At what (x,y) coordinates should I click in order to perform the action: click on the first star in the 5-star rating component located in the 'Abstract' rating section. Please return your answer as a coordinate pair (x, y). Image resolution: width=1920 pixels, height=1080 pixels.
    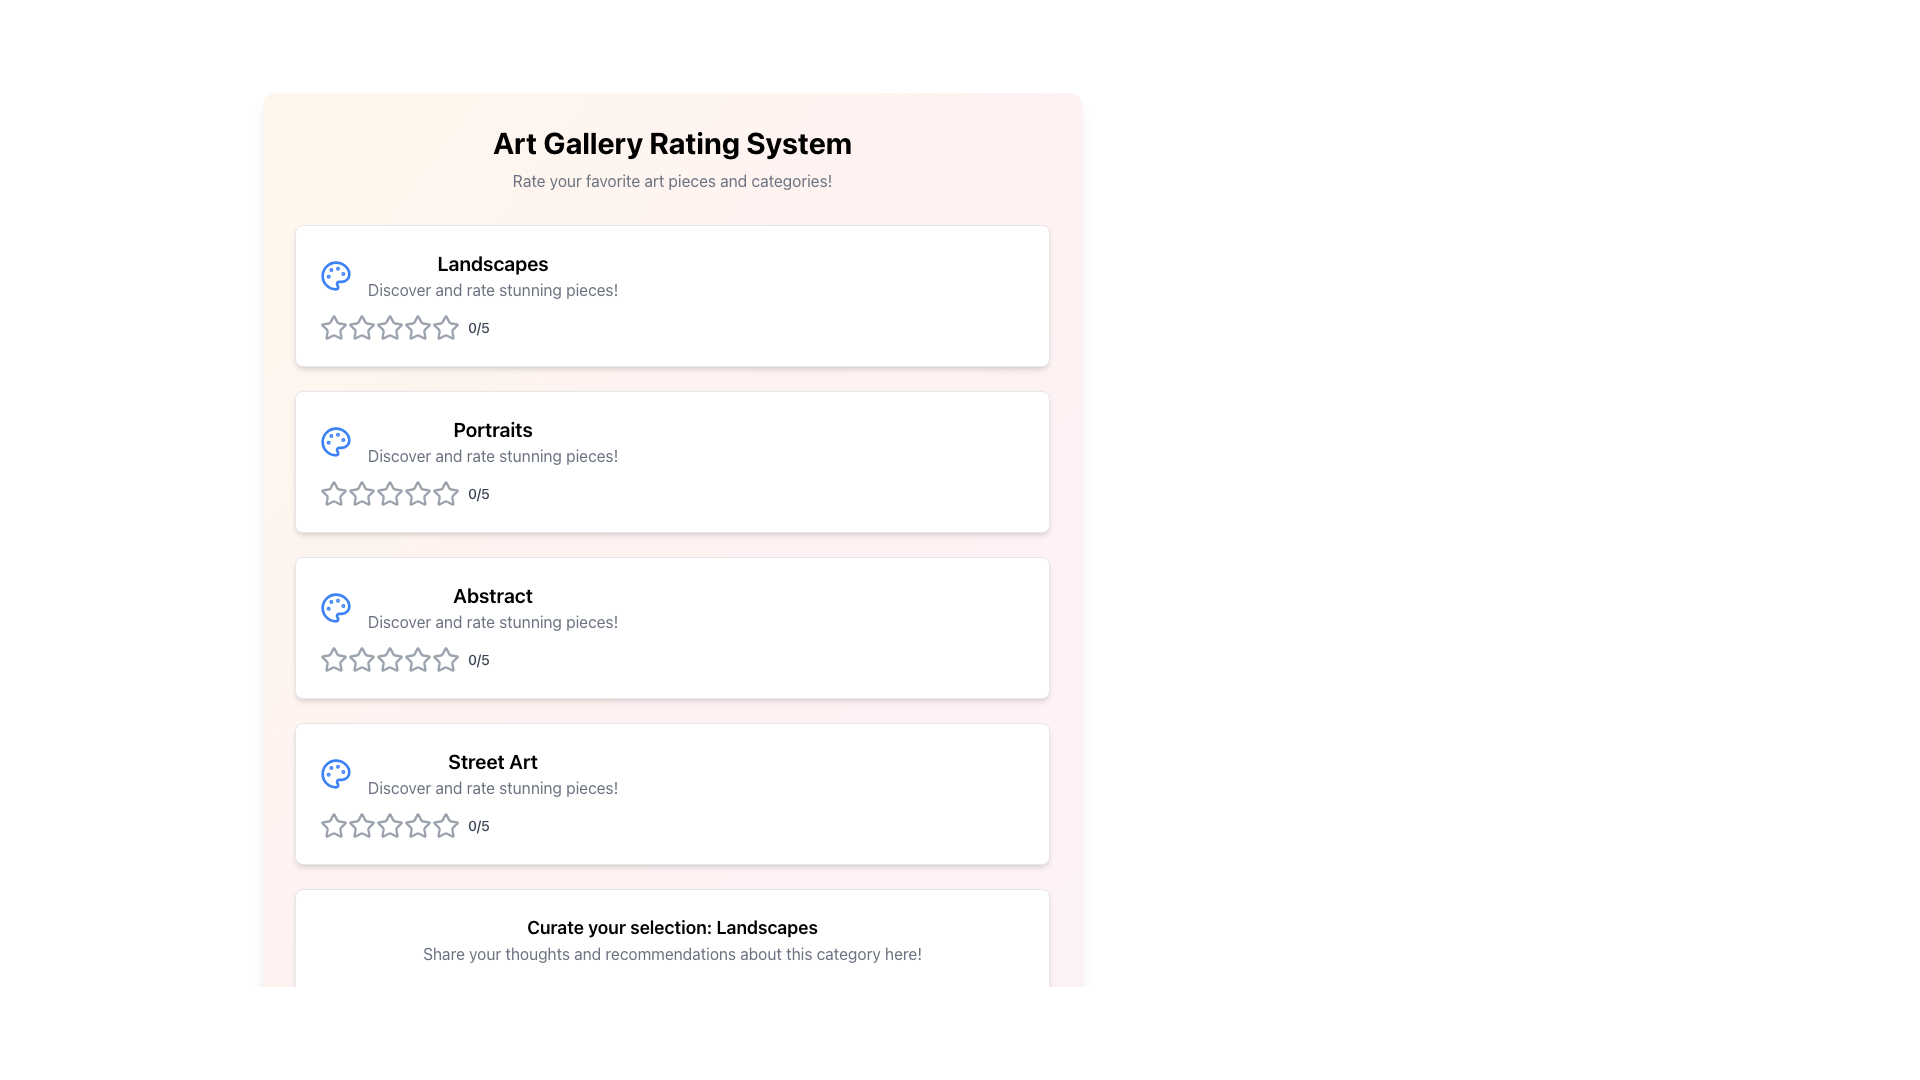
    Looking at the image, I should click on (334, 659).